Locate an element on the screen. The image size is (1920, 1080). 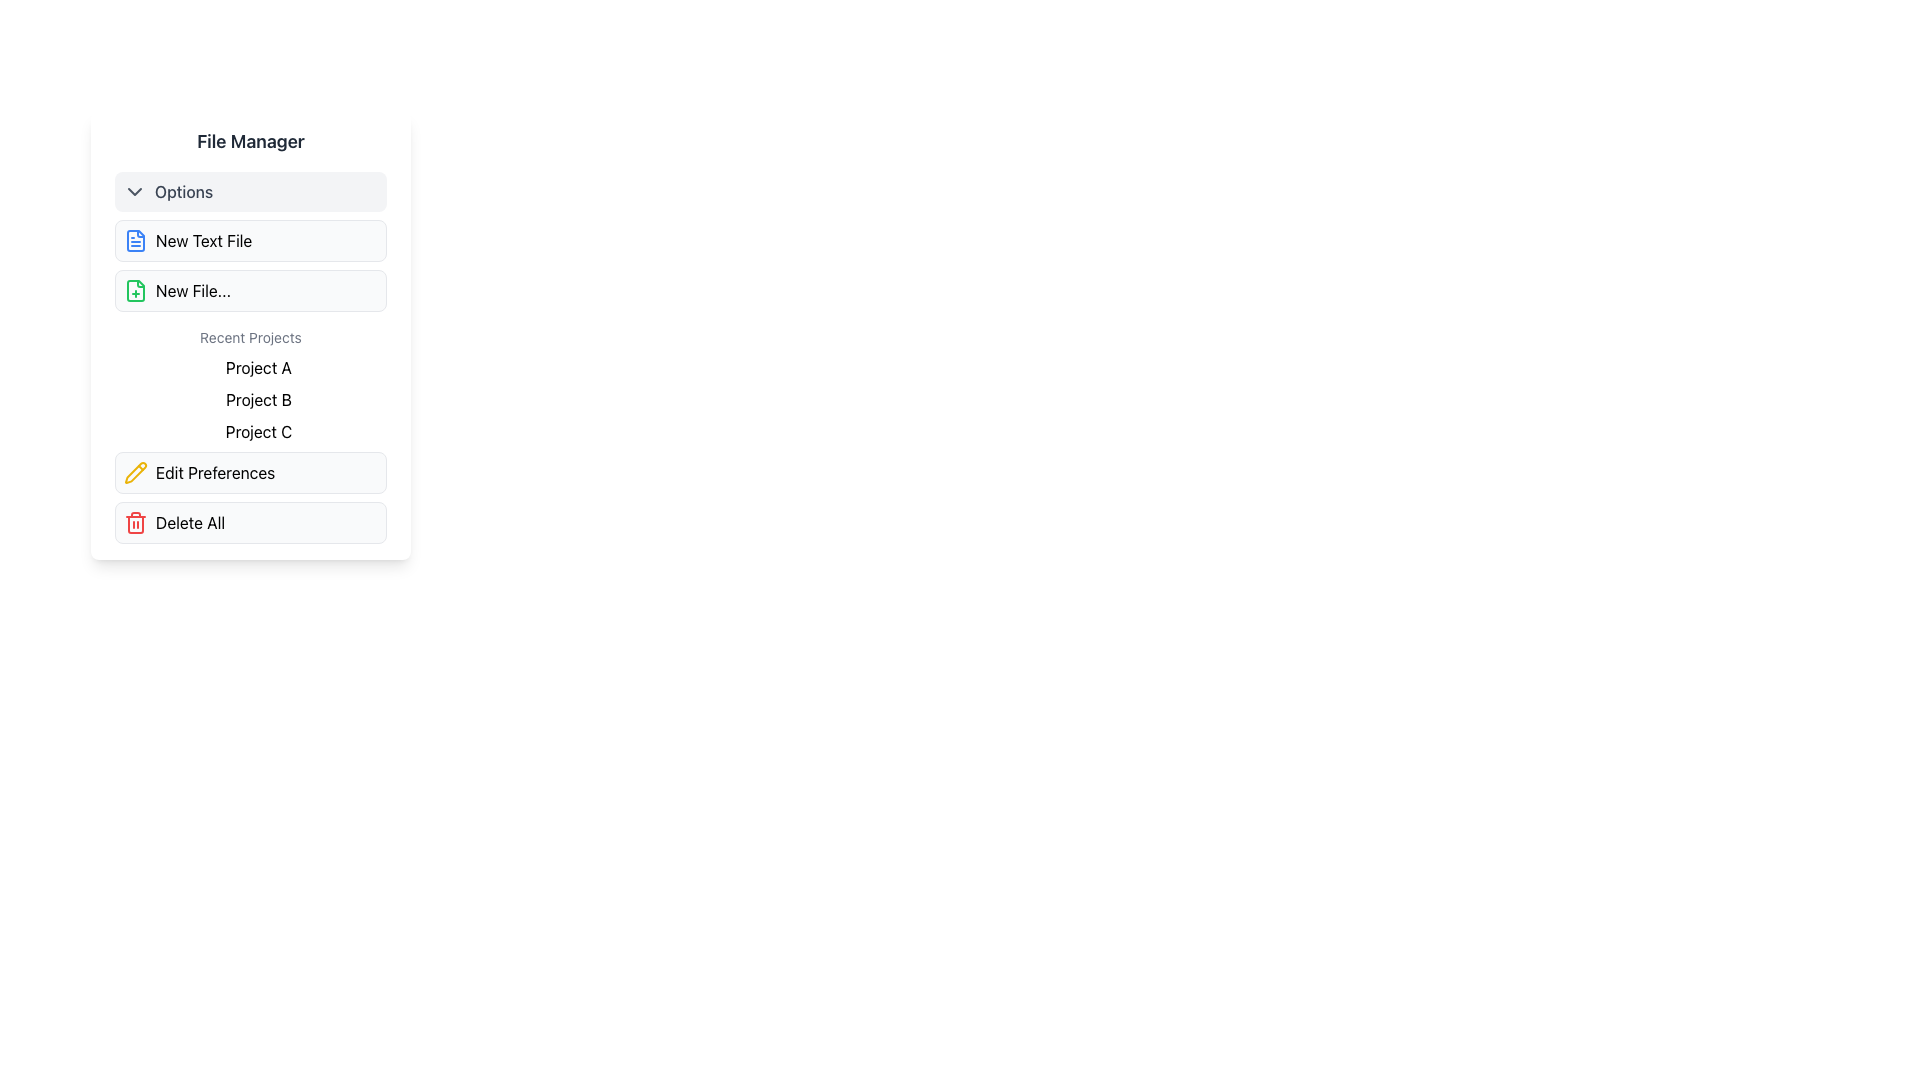
the icon that represents the creation of a new file, located on the left side of the interface under the 'New File...' title is located at coordinates (134, 290).